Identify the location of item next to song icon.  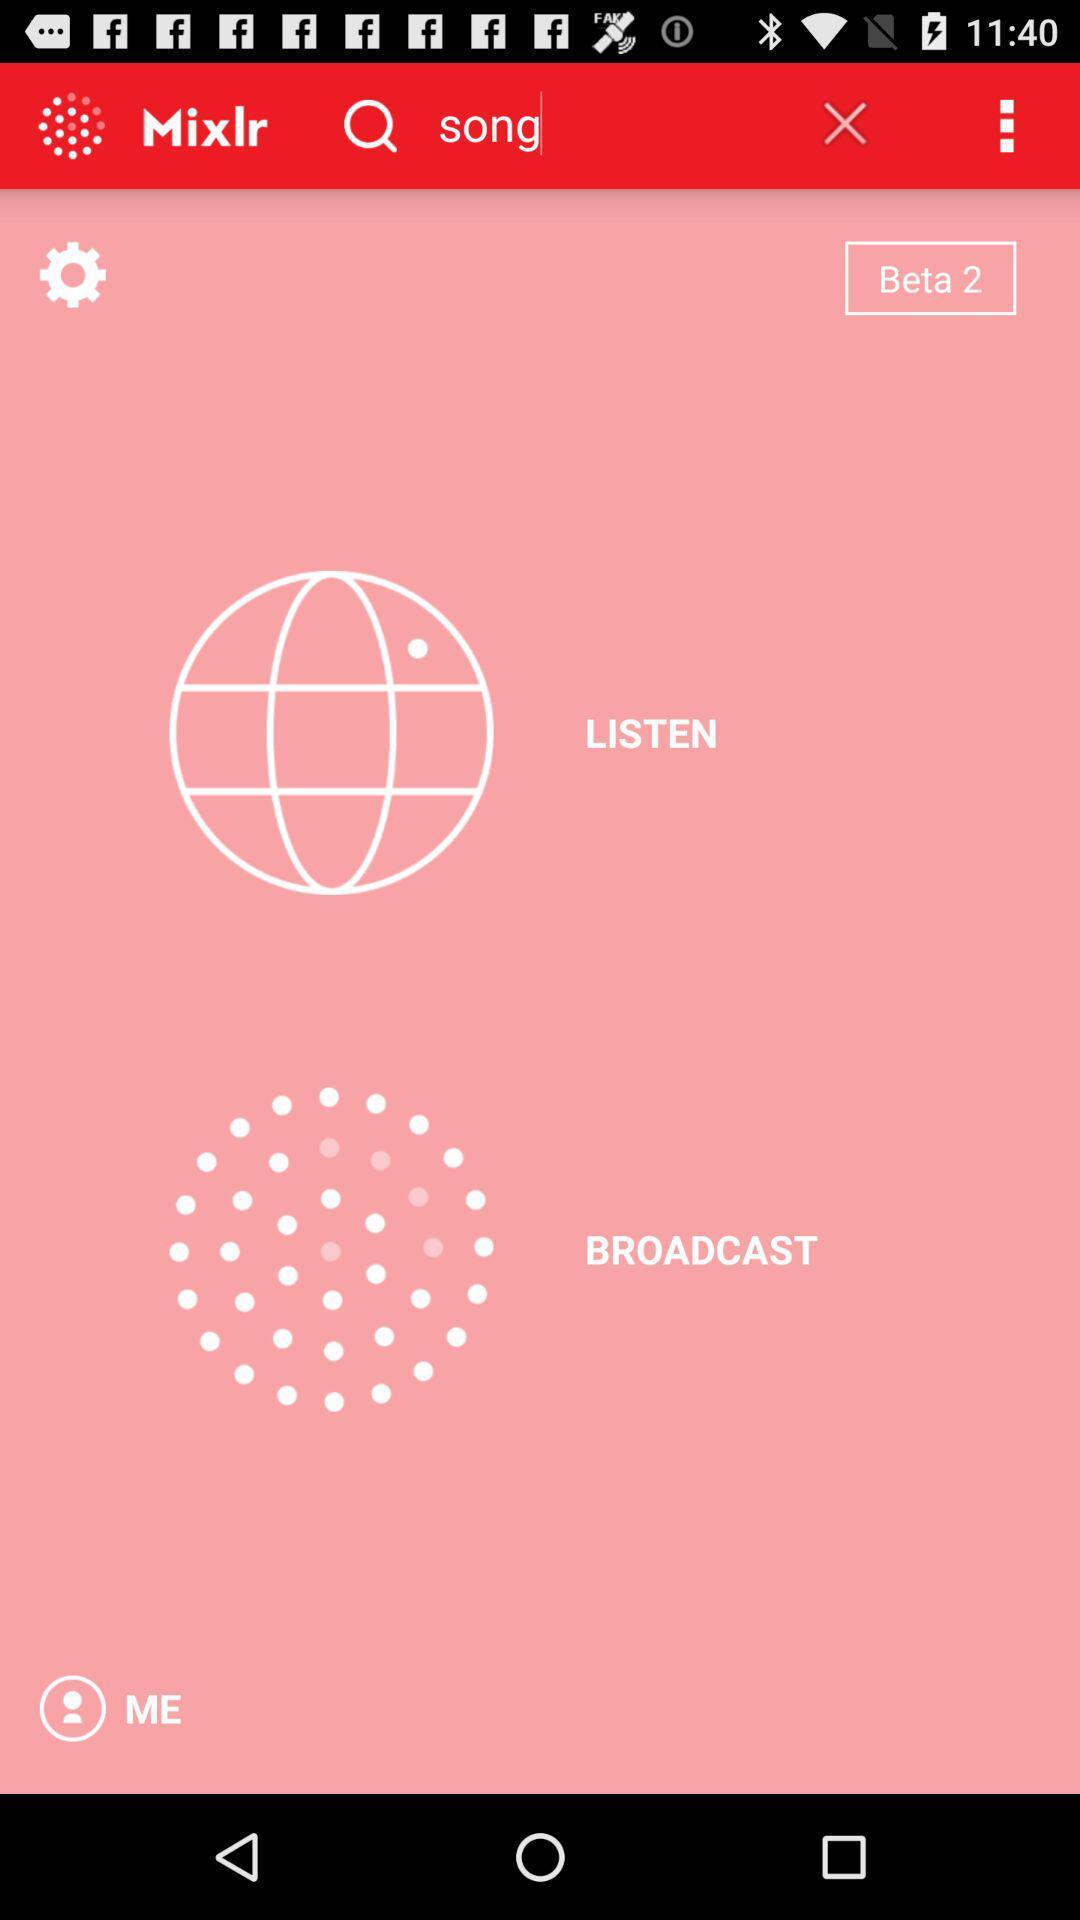
(845, 122).